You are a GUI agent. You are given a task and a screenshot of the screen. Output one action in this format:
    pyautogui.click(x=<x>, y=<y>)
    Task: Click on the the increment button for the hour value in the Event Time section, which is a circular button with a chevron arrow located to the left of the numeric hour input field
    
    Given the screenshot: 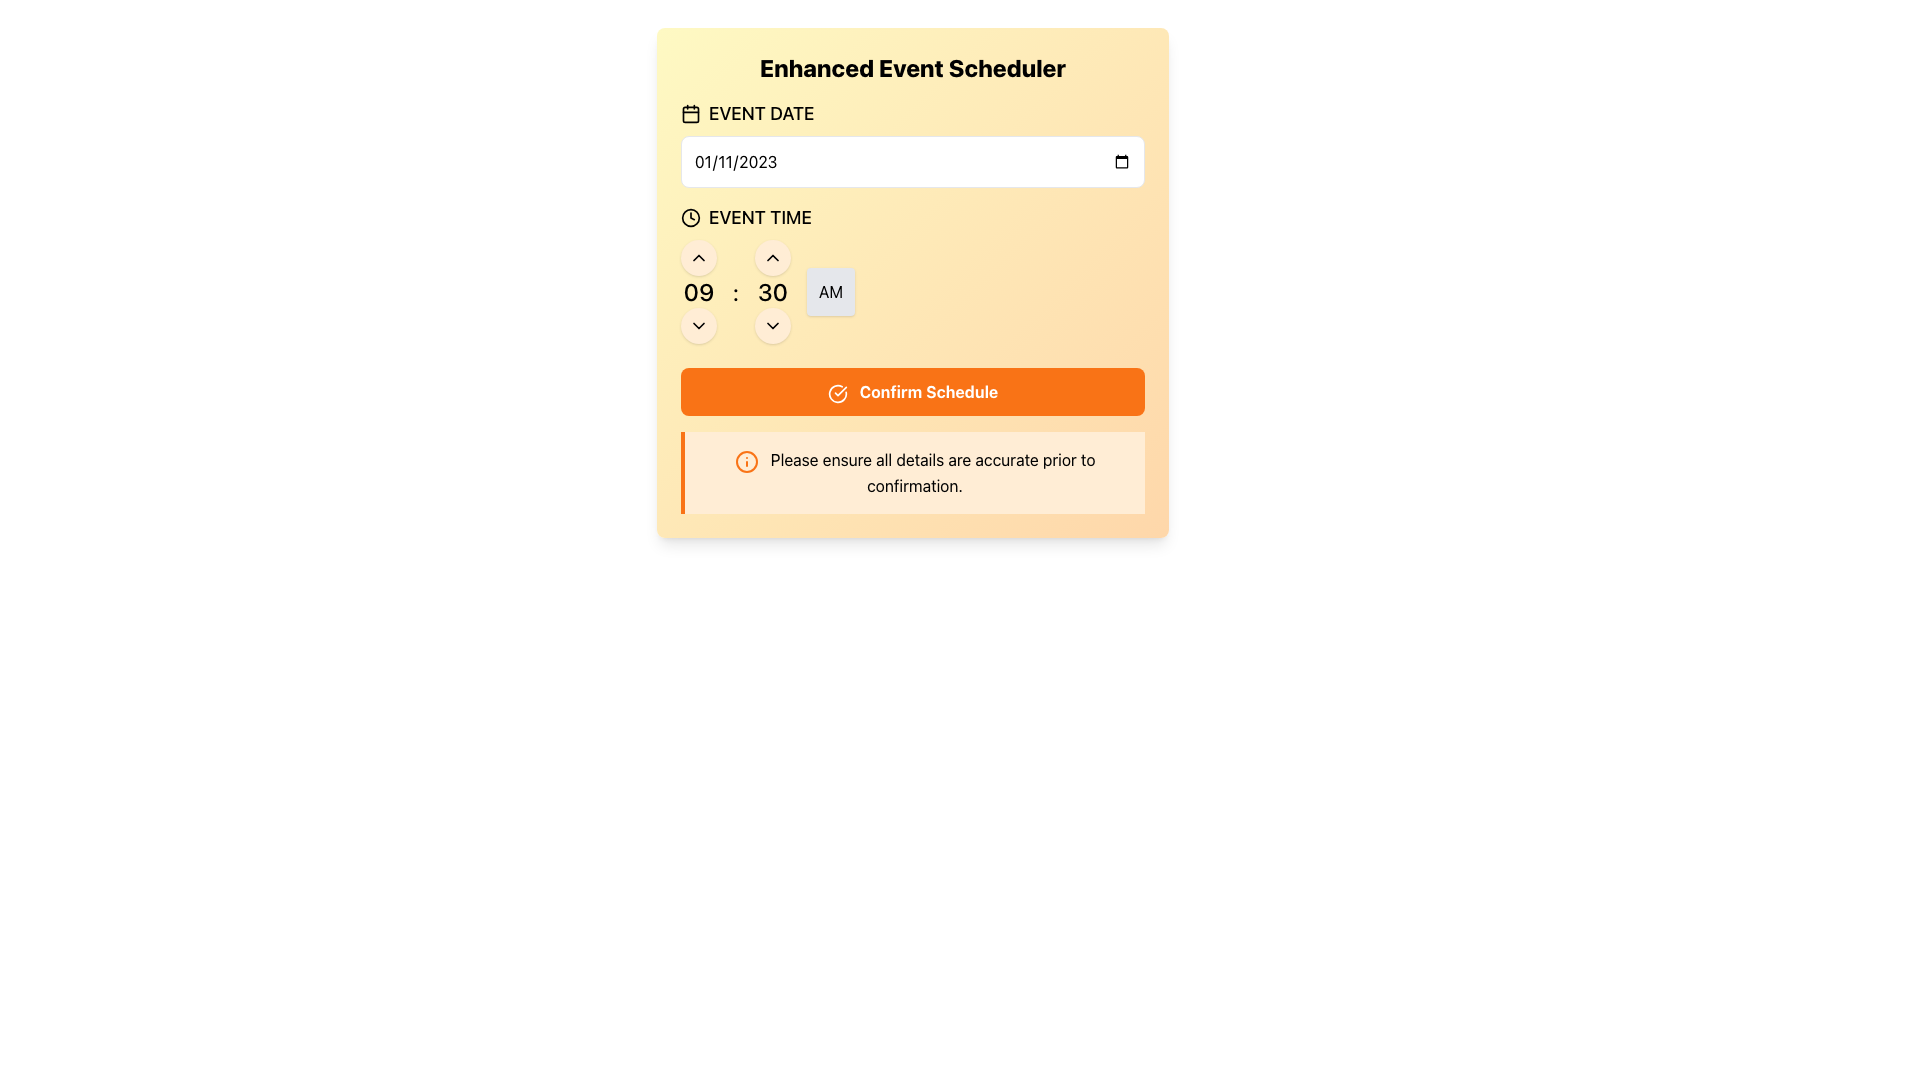 What is the action you would take?
    pyautogui.click(x=771, y=257)
    